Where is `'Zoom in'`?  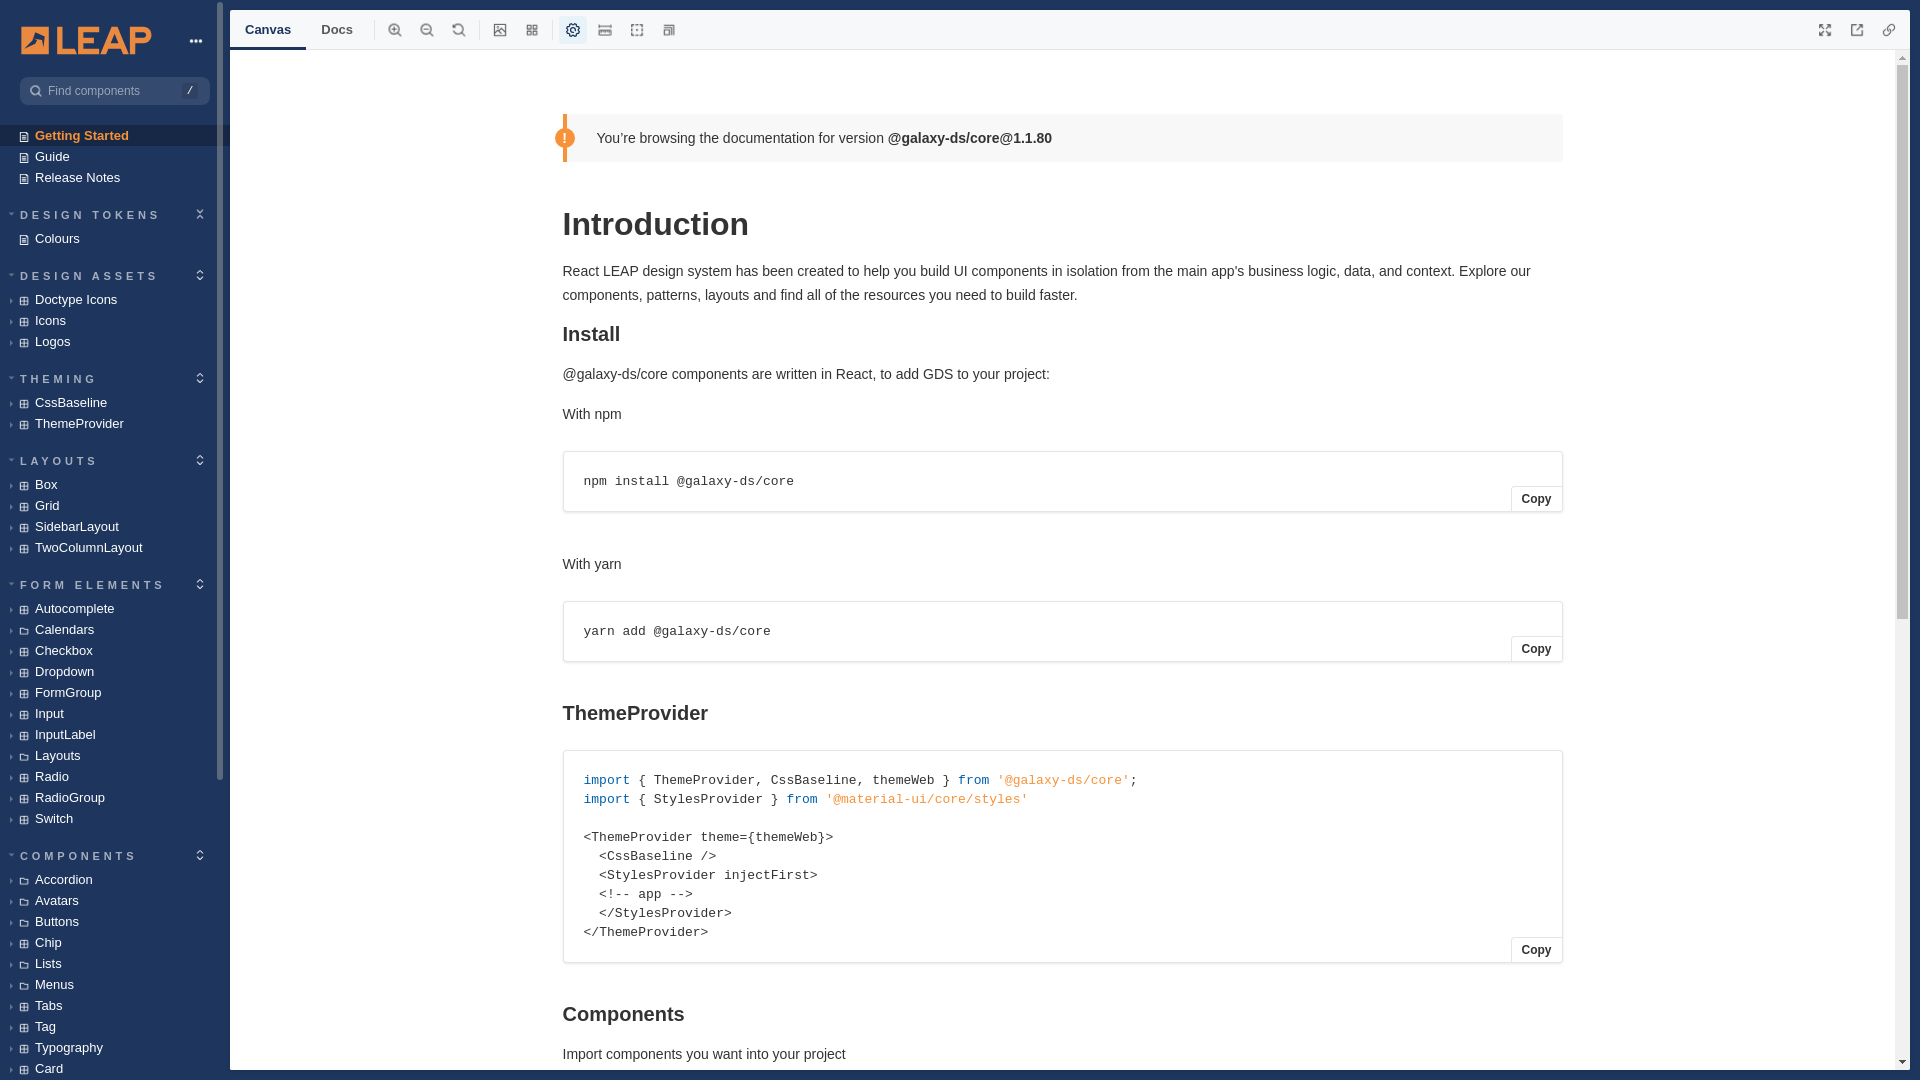 'Zoom in' is located at coordinates (394, 30).